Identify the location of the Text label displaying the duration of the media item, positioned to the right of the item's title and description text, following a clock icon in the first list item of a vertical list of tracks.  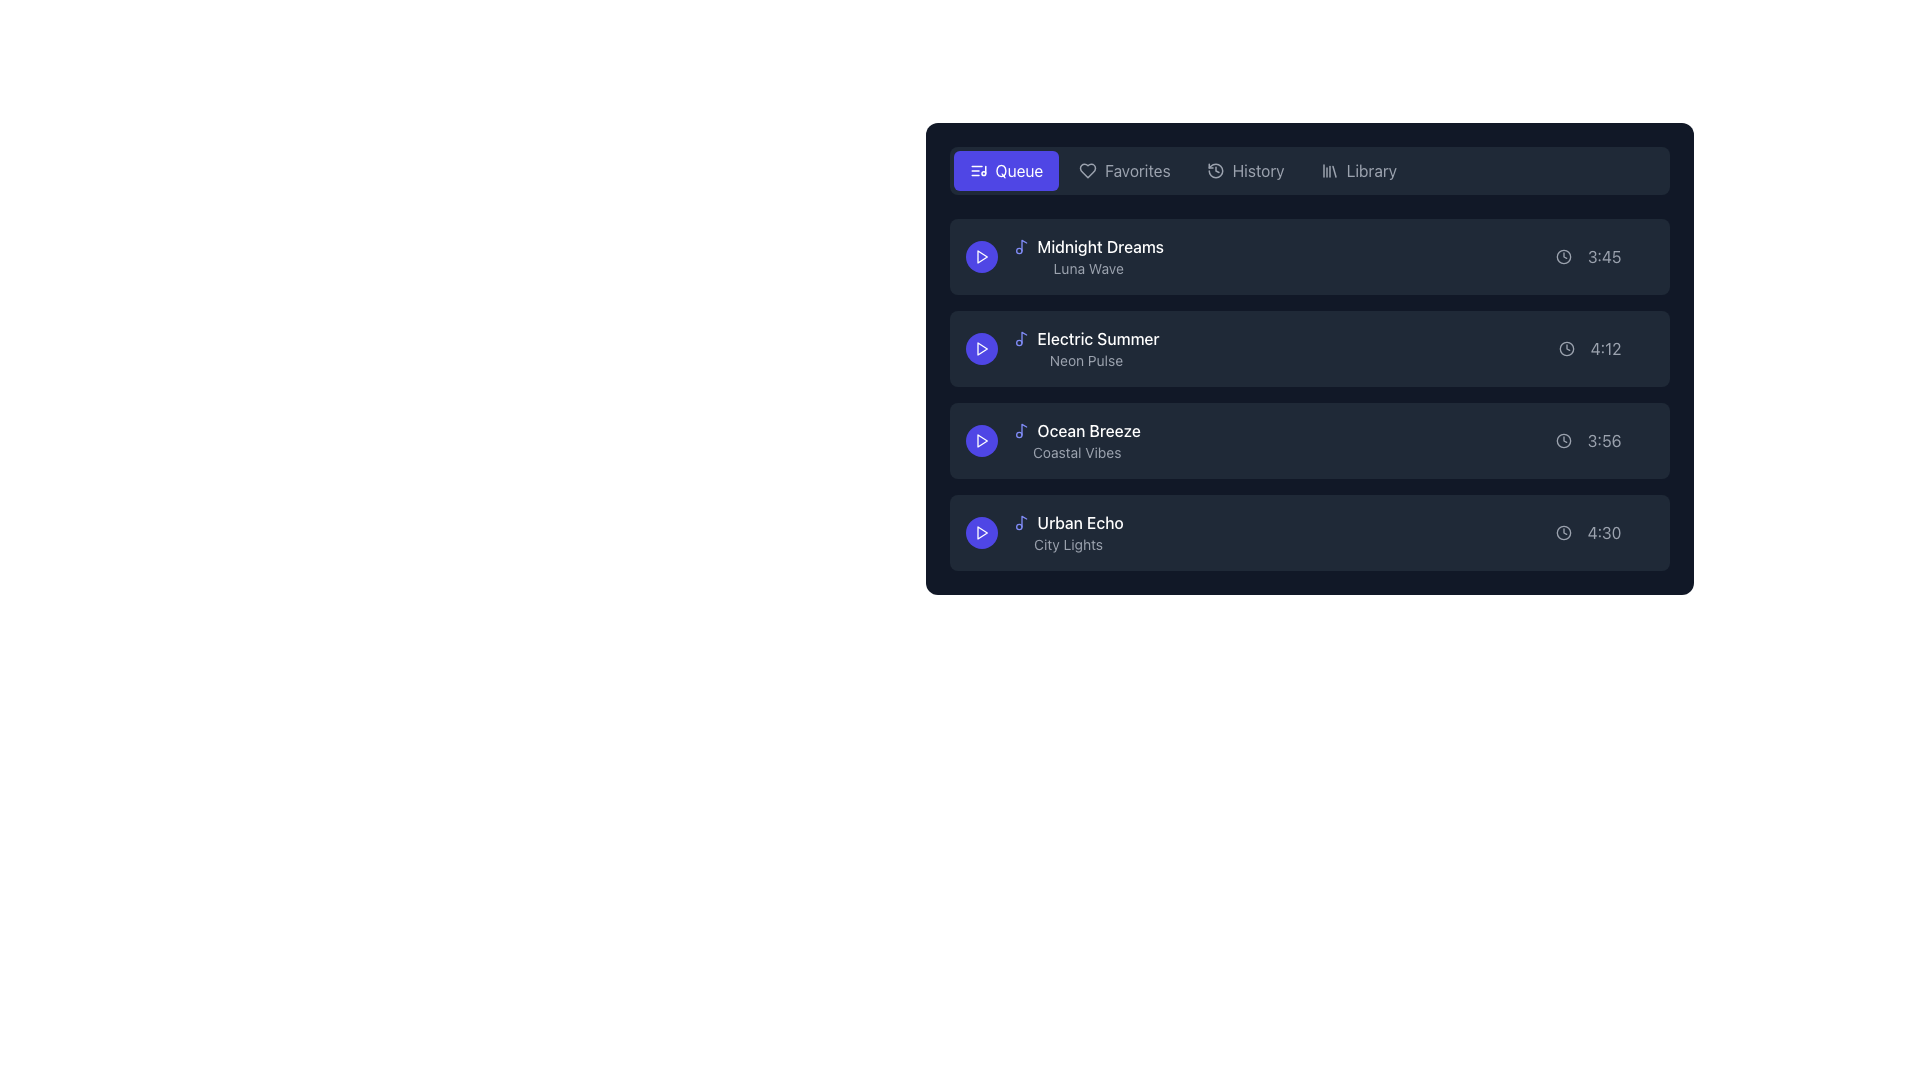
(1604, 256).